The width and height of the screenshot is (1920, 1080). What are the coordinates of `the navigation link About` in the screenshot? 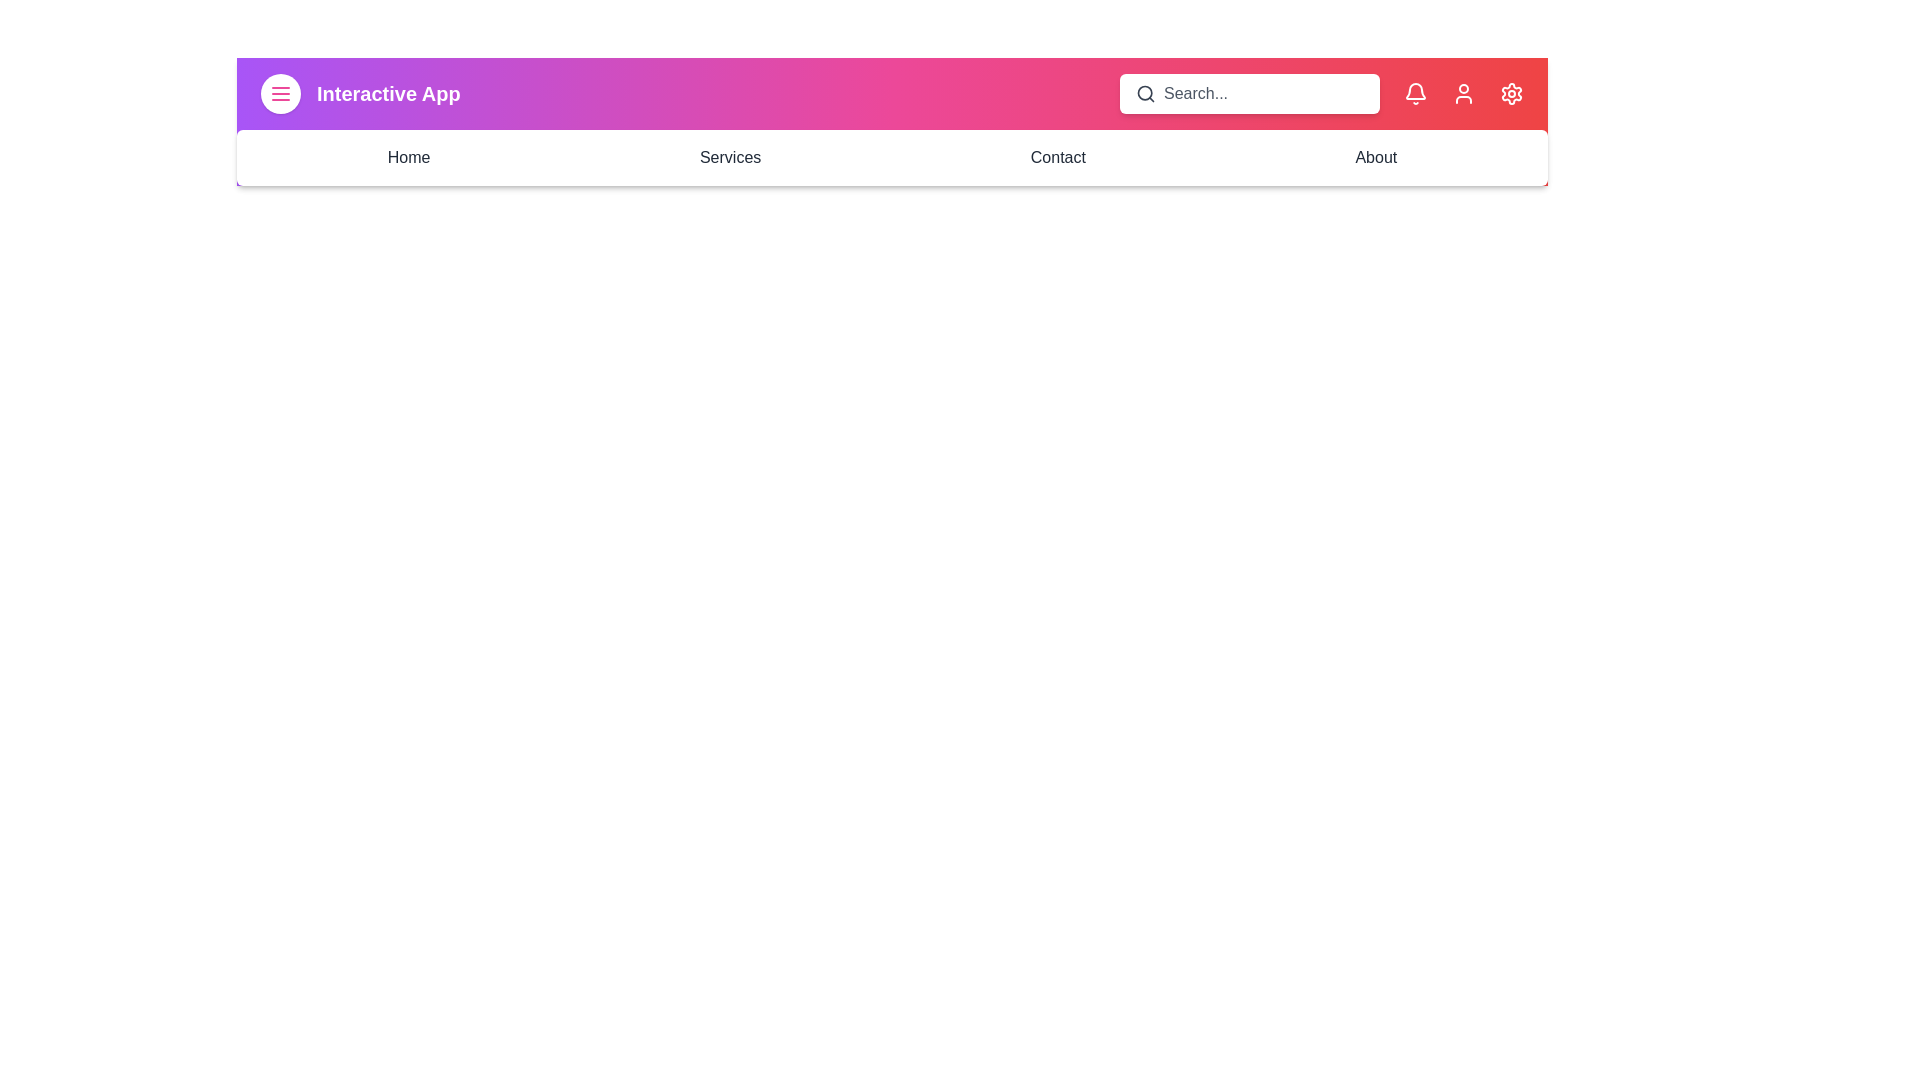 It's located at (1375, 157).